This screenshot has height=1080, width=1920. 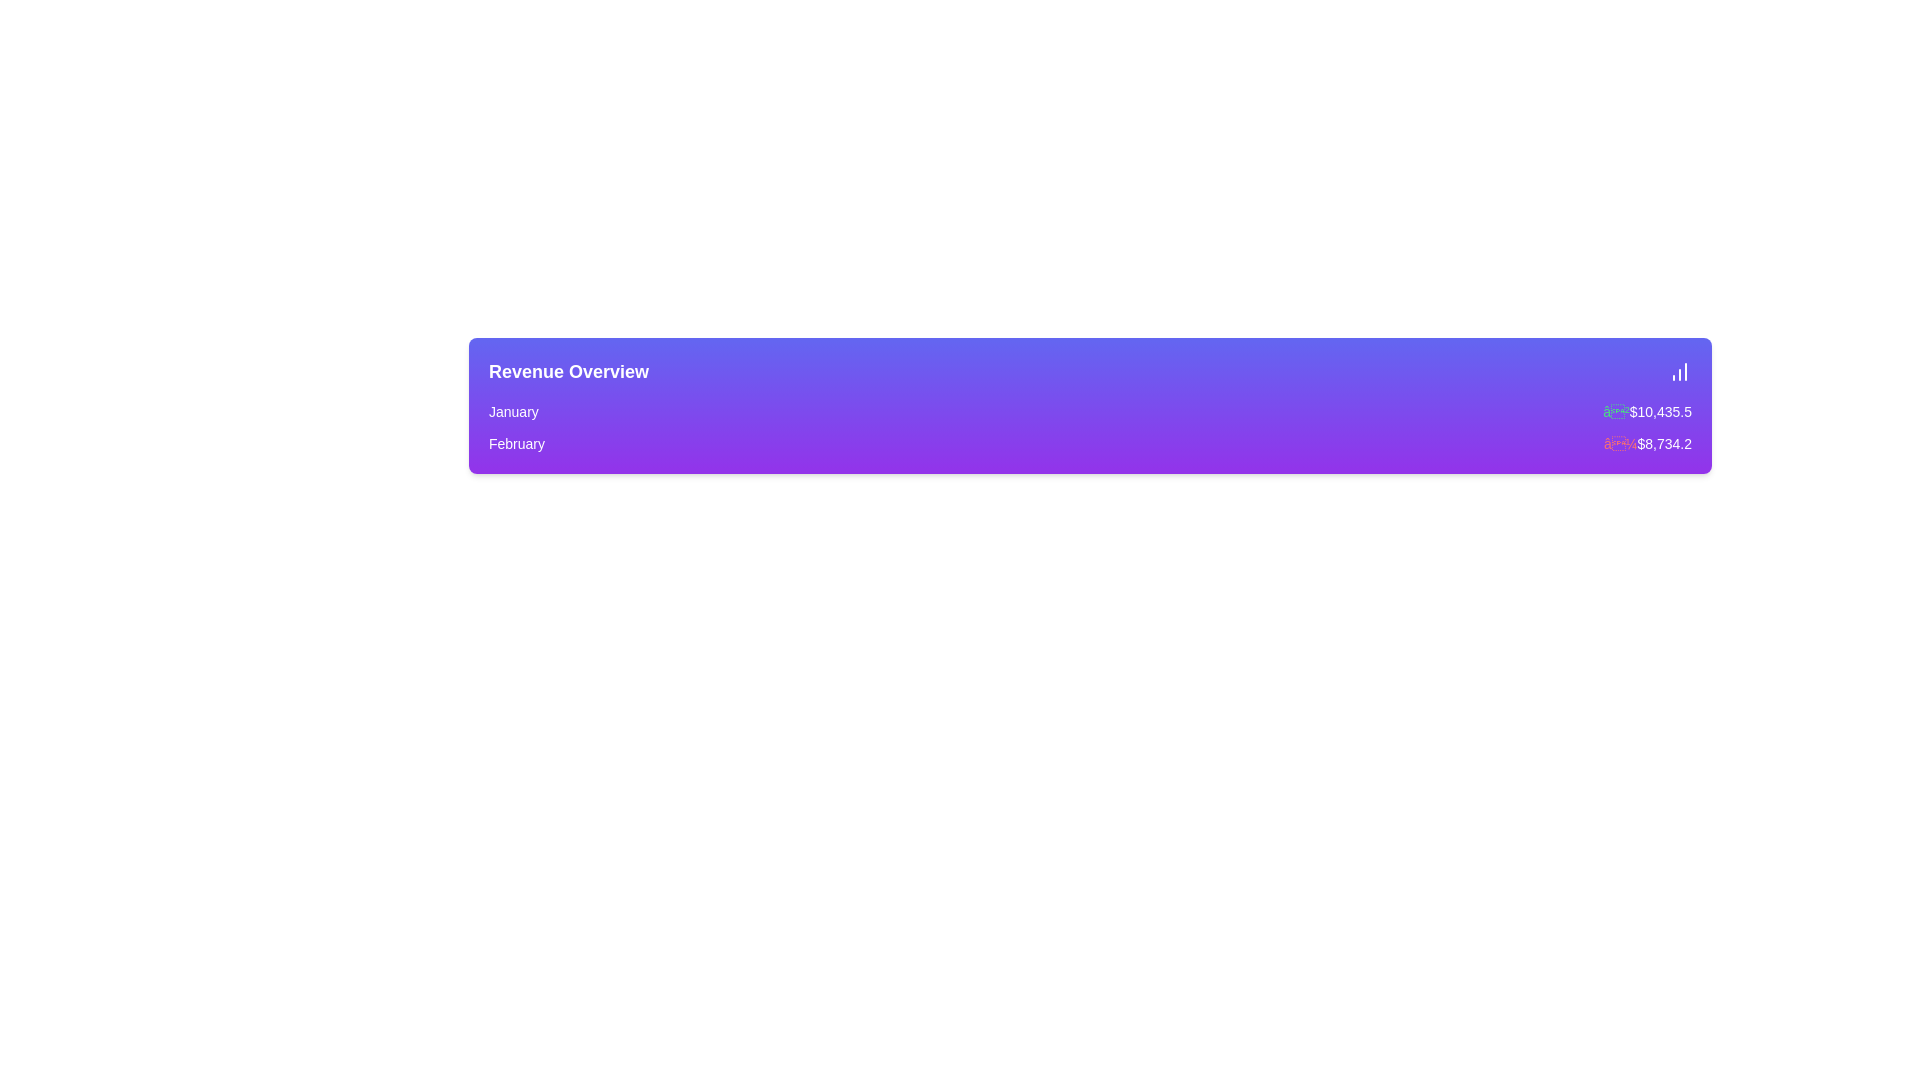 I want to click on the text label displaying 'January', which is positioned above 'February' on a gradient purple background, so click(x=513, y=411).